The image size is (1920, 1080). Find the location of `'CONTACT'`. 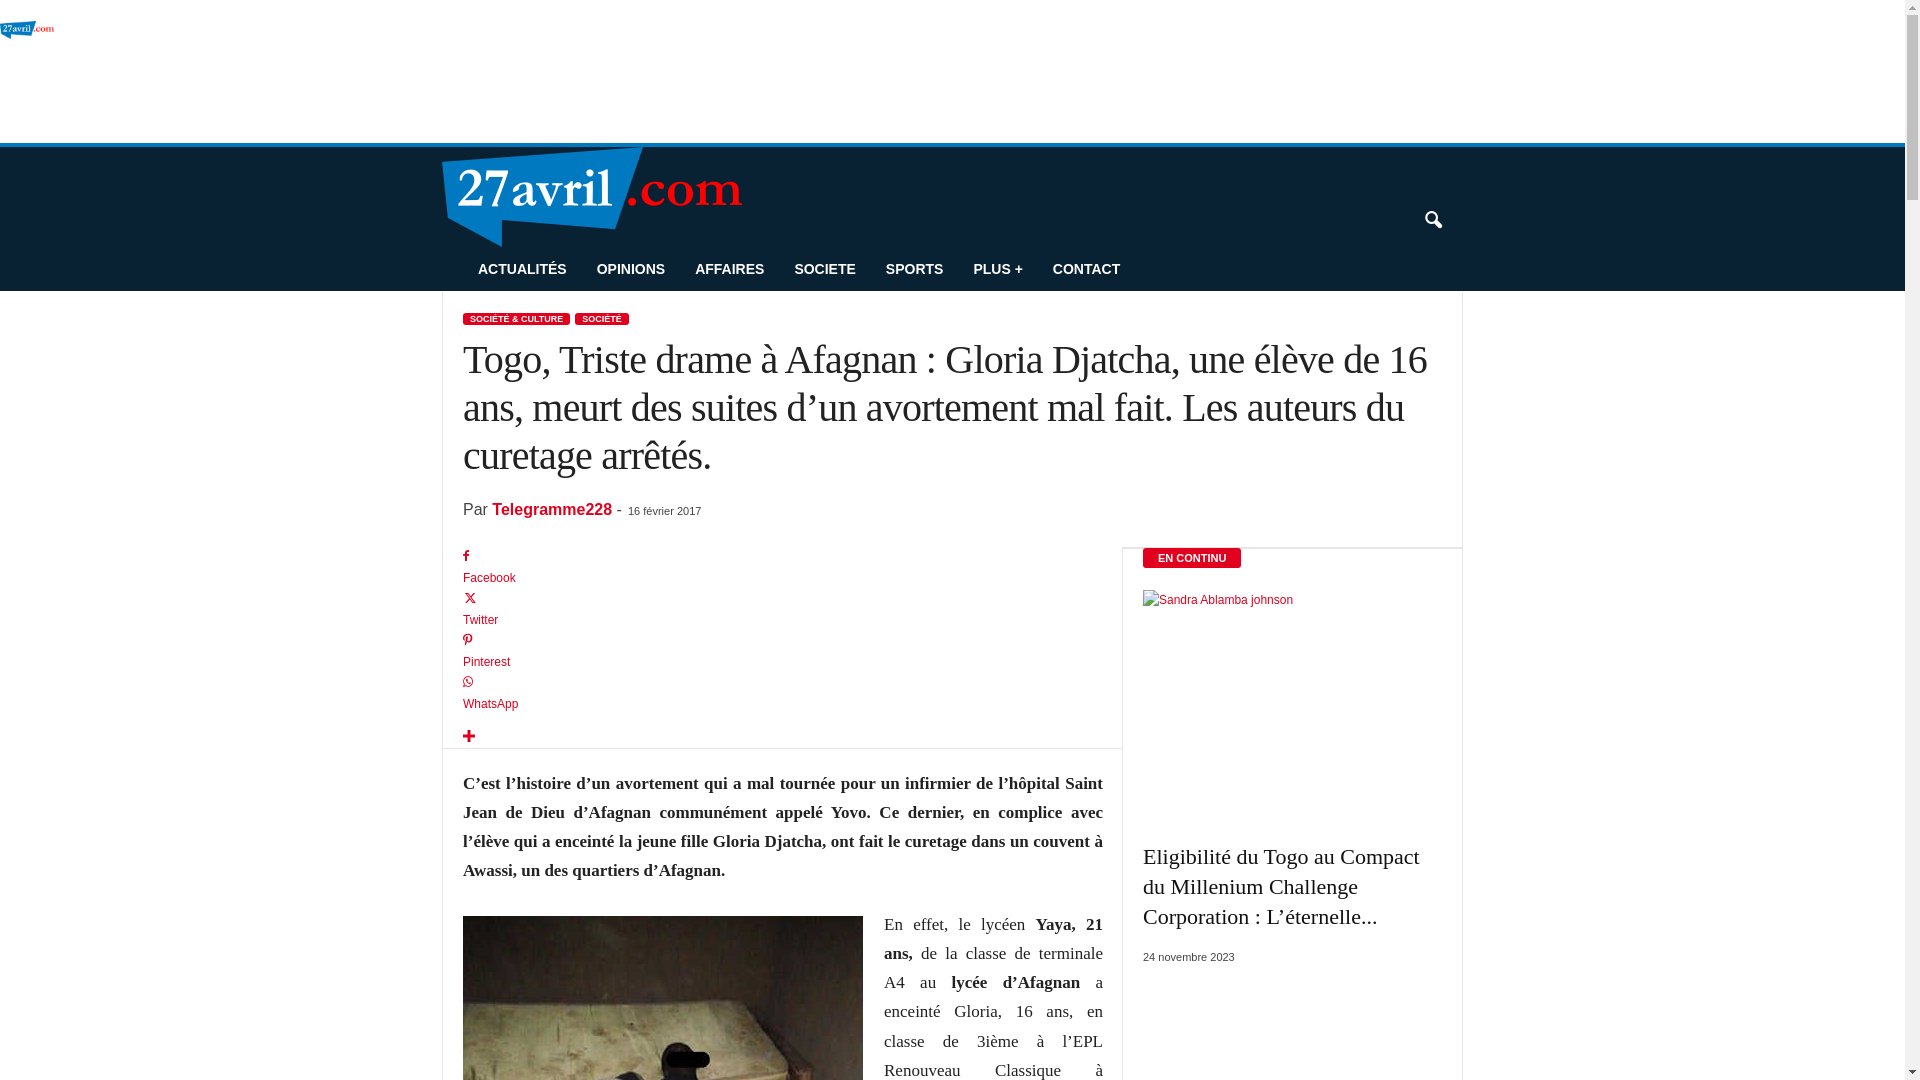

'CONTACT' is located at coordinates (1085, 268).